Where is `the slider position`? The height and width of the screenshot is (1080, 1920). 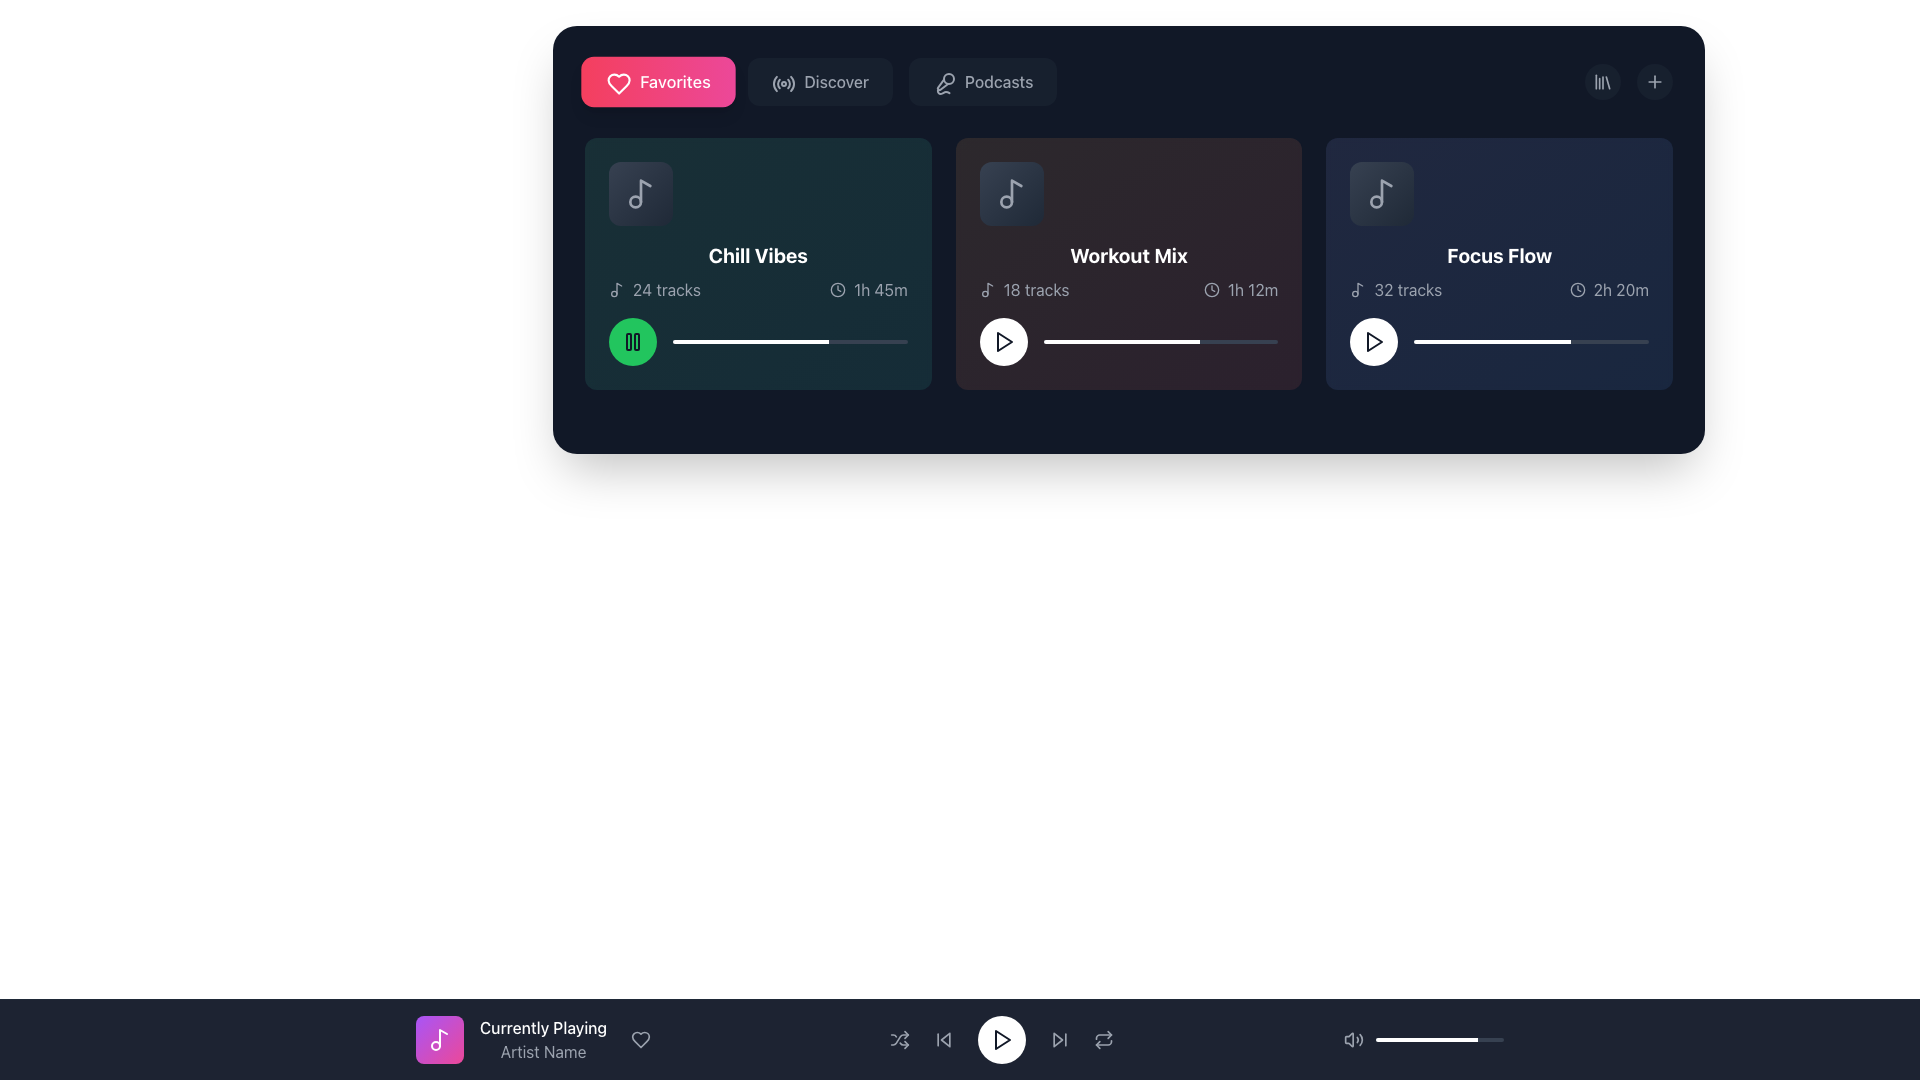
the slider position is located at coordinates (1475, 341).